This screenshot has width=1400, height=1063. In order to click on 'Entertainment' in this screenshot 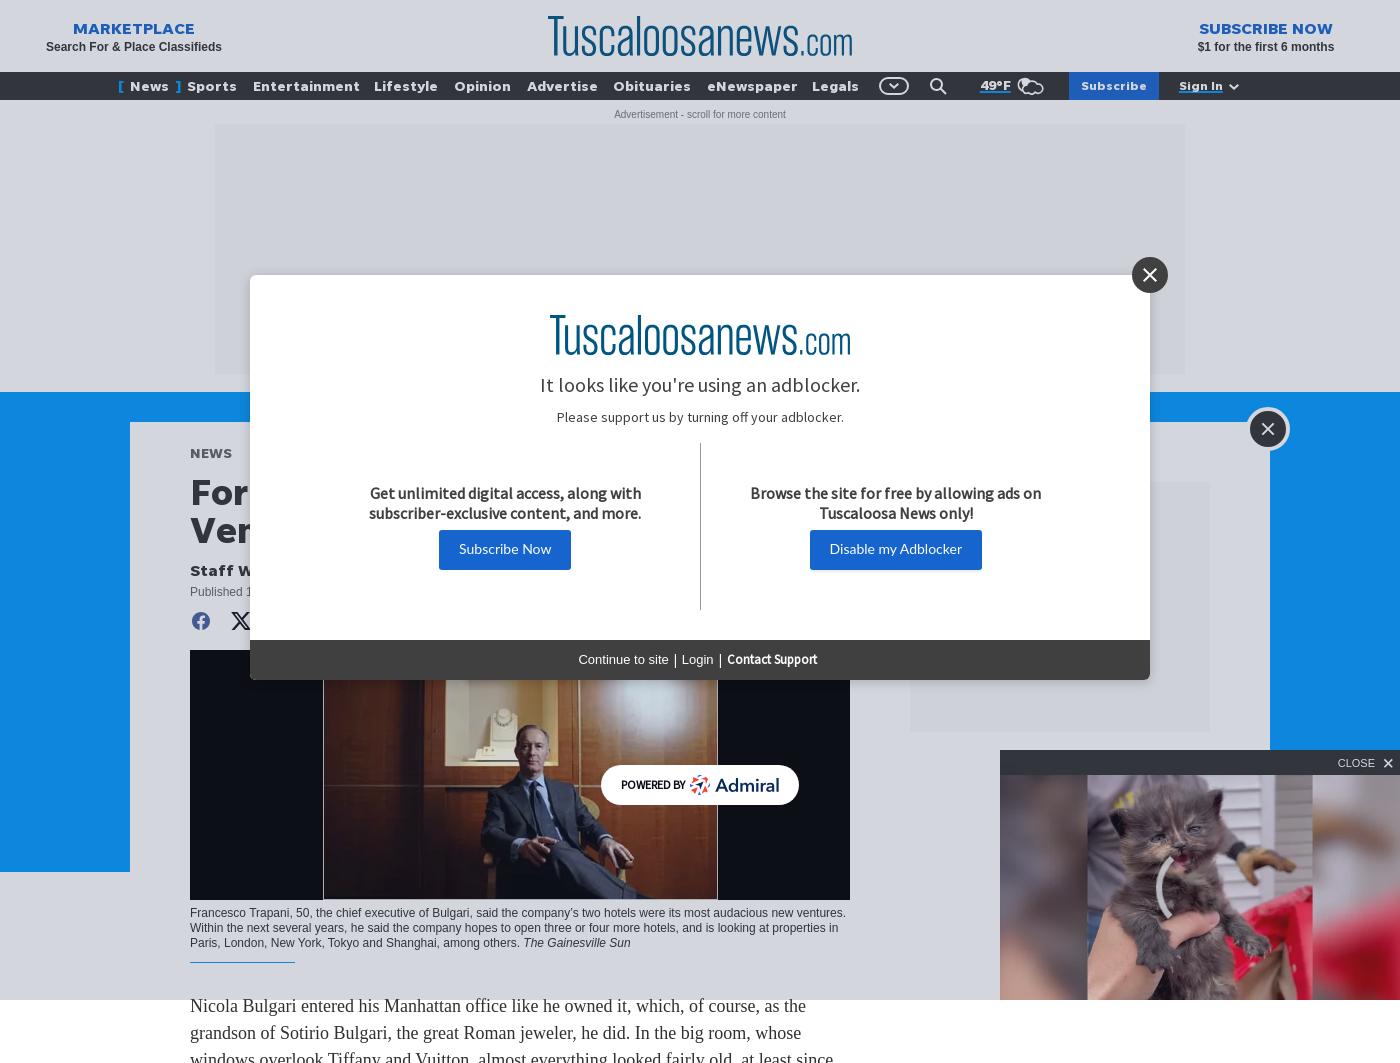, I will do `click(252, 85)`.